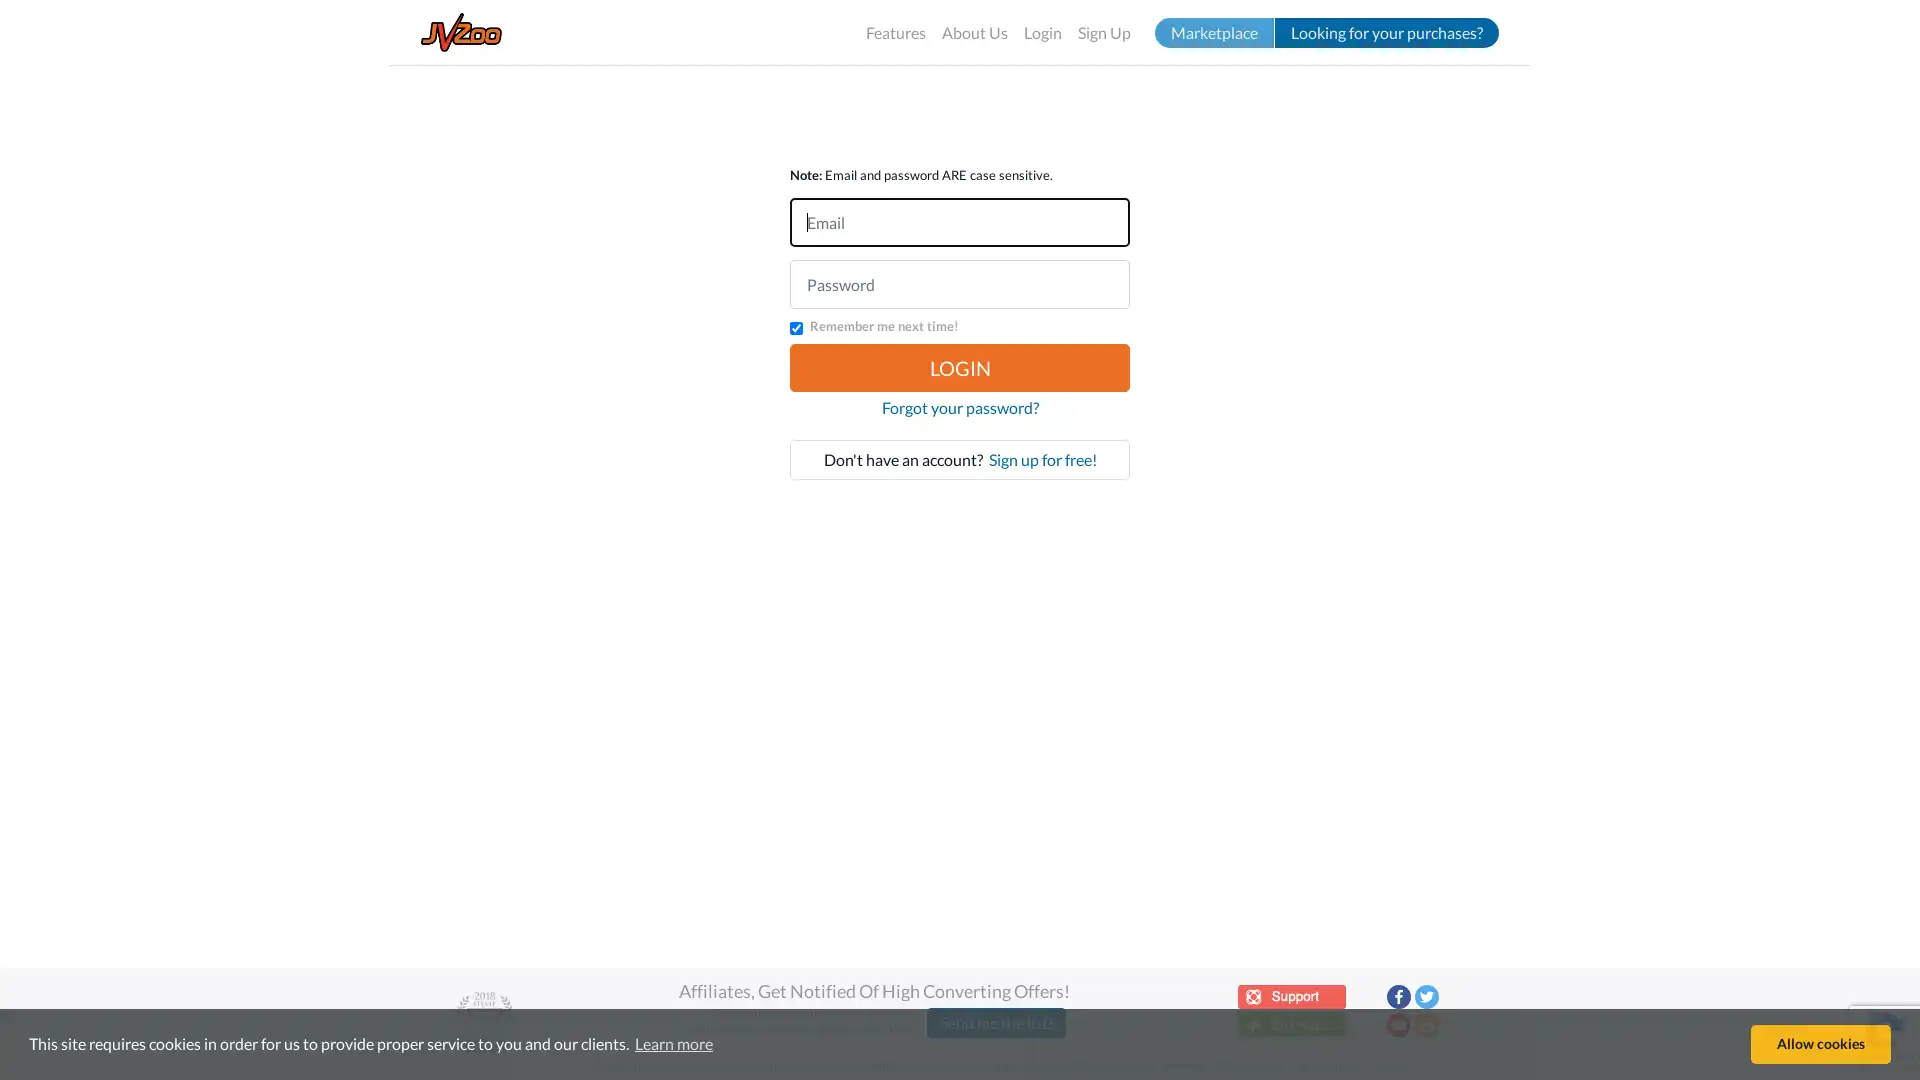  Describe the element at coordinates (960, 367) in the screenshot. I see `LOGIN` at that location.